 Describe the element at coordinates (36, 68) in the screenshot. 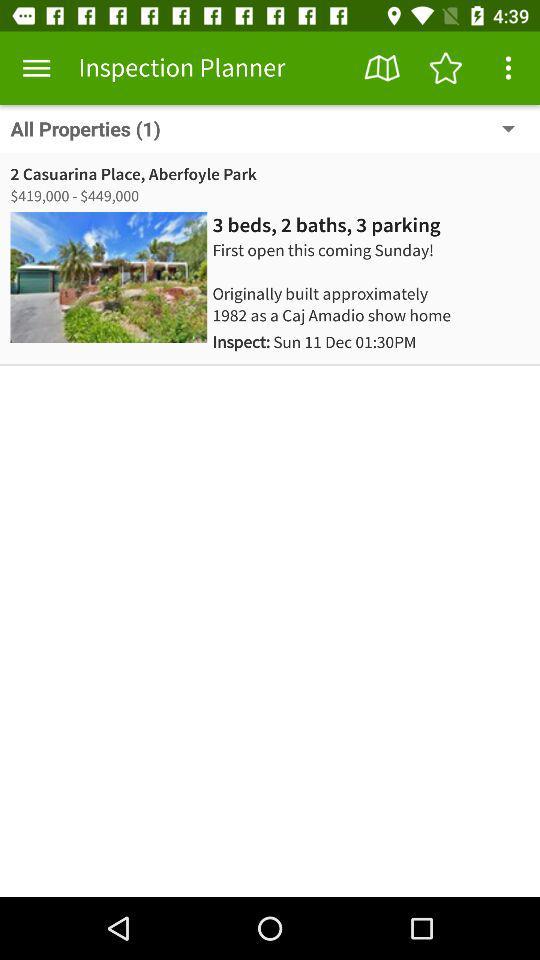

I see `the app to the left of inspection planner item` at that location.